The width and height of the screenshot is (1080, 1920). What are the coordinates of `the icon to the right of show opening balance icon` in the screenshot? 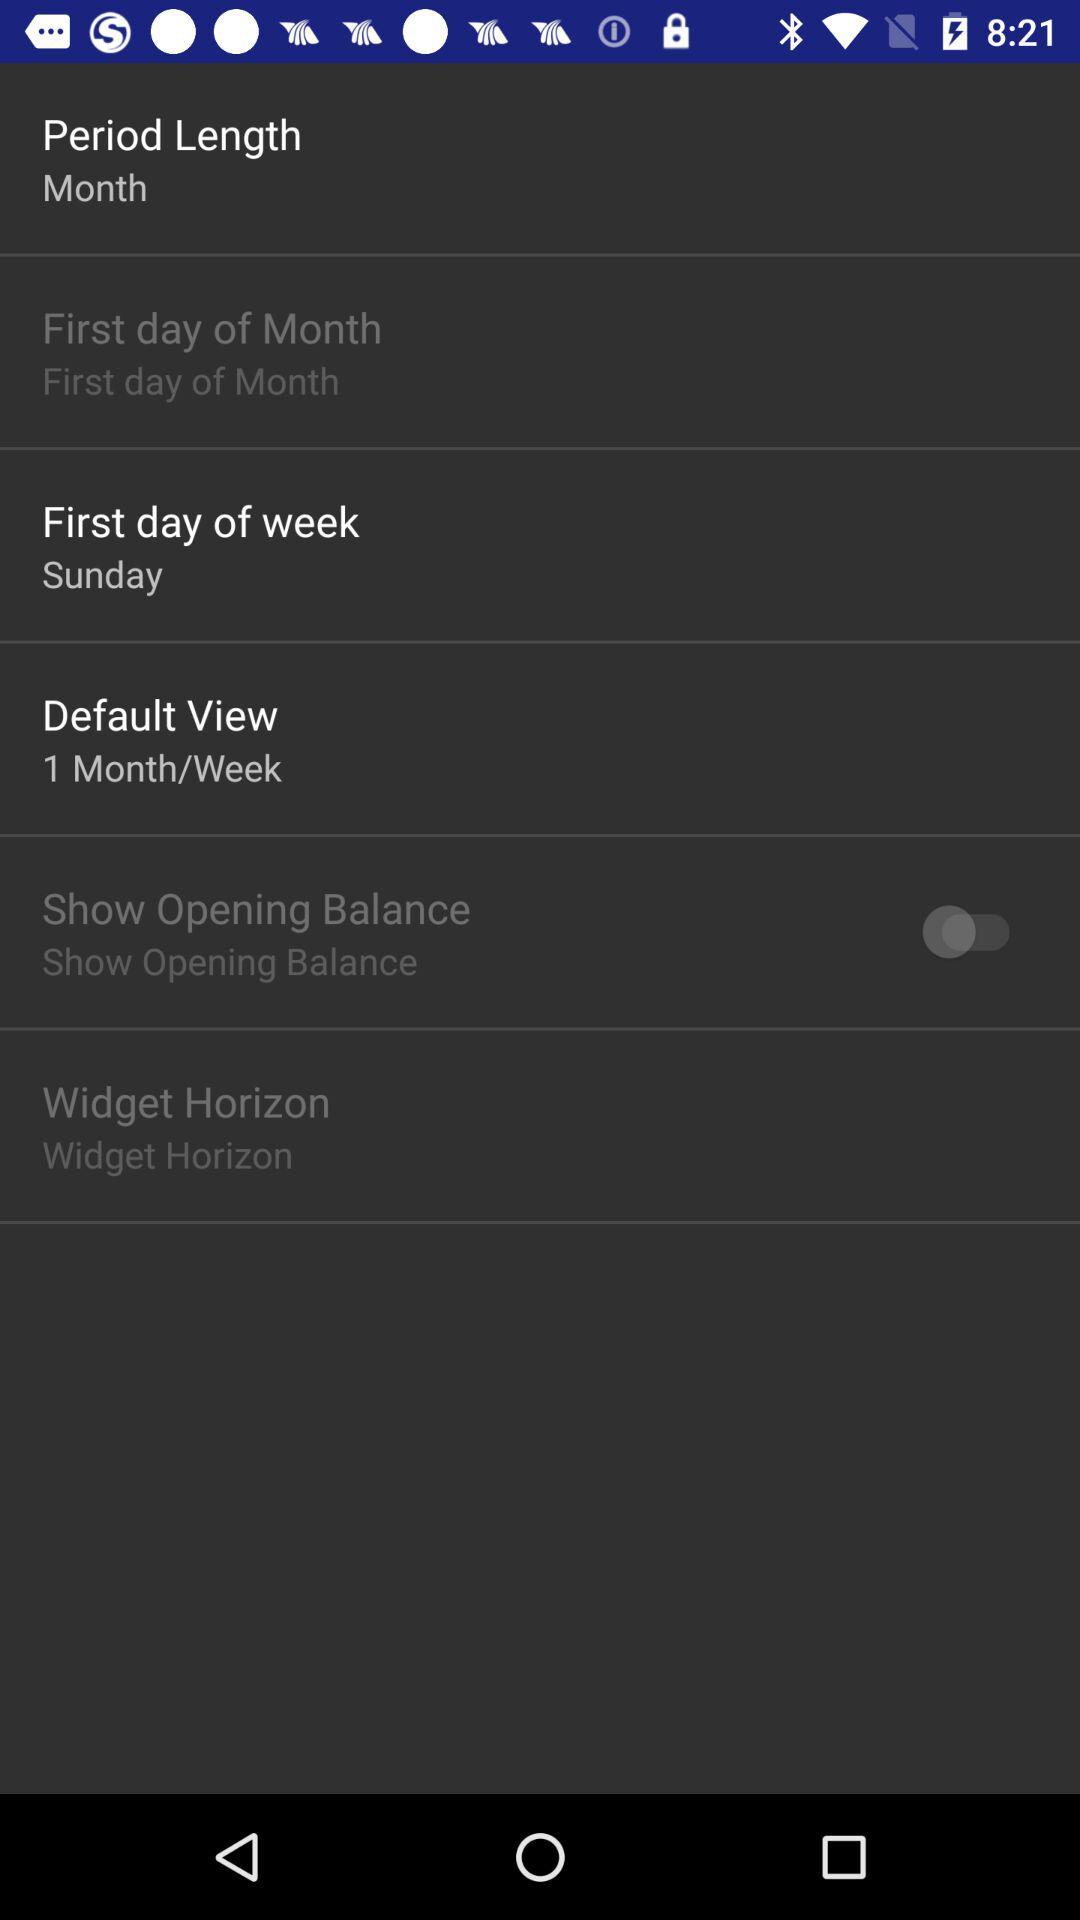 It's located at (974, 930).